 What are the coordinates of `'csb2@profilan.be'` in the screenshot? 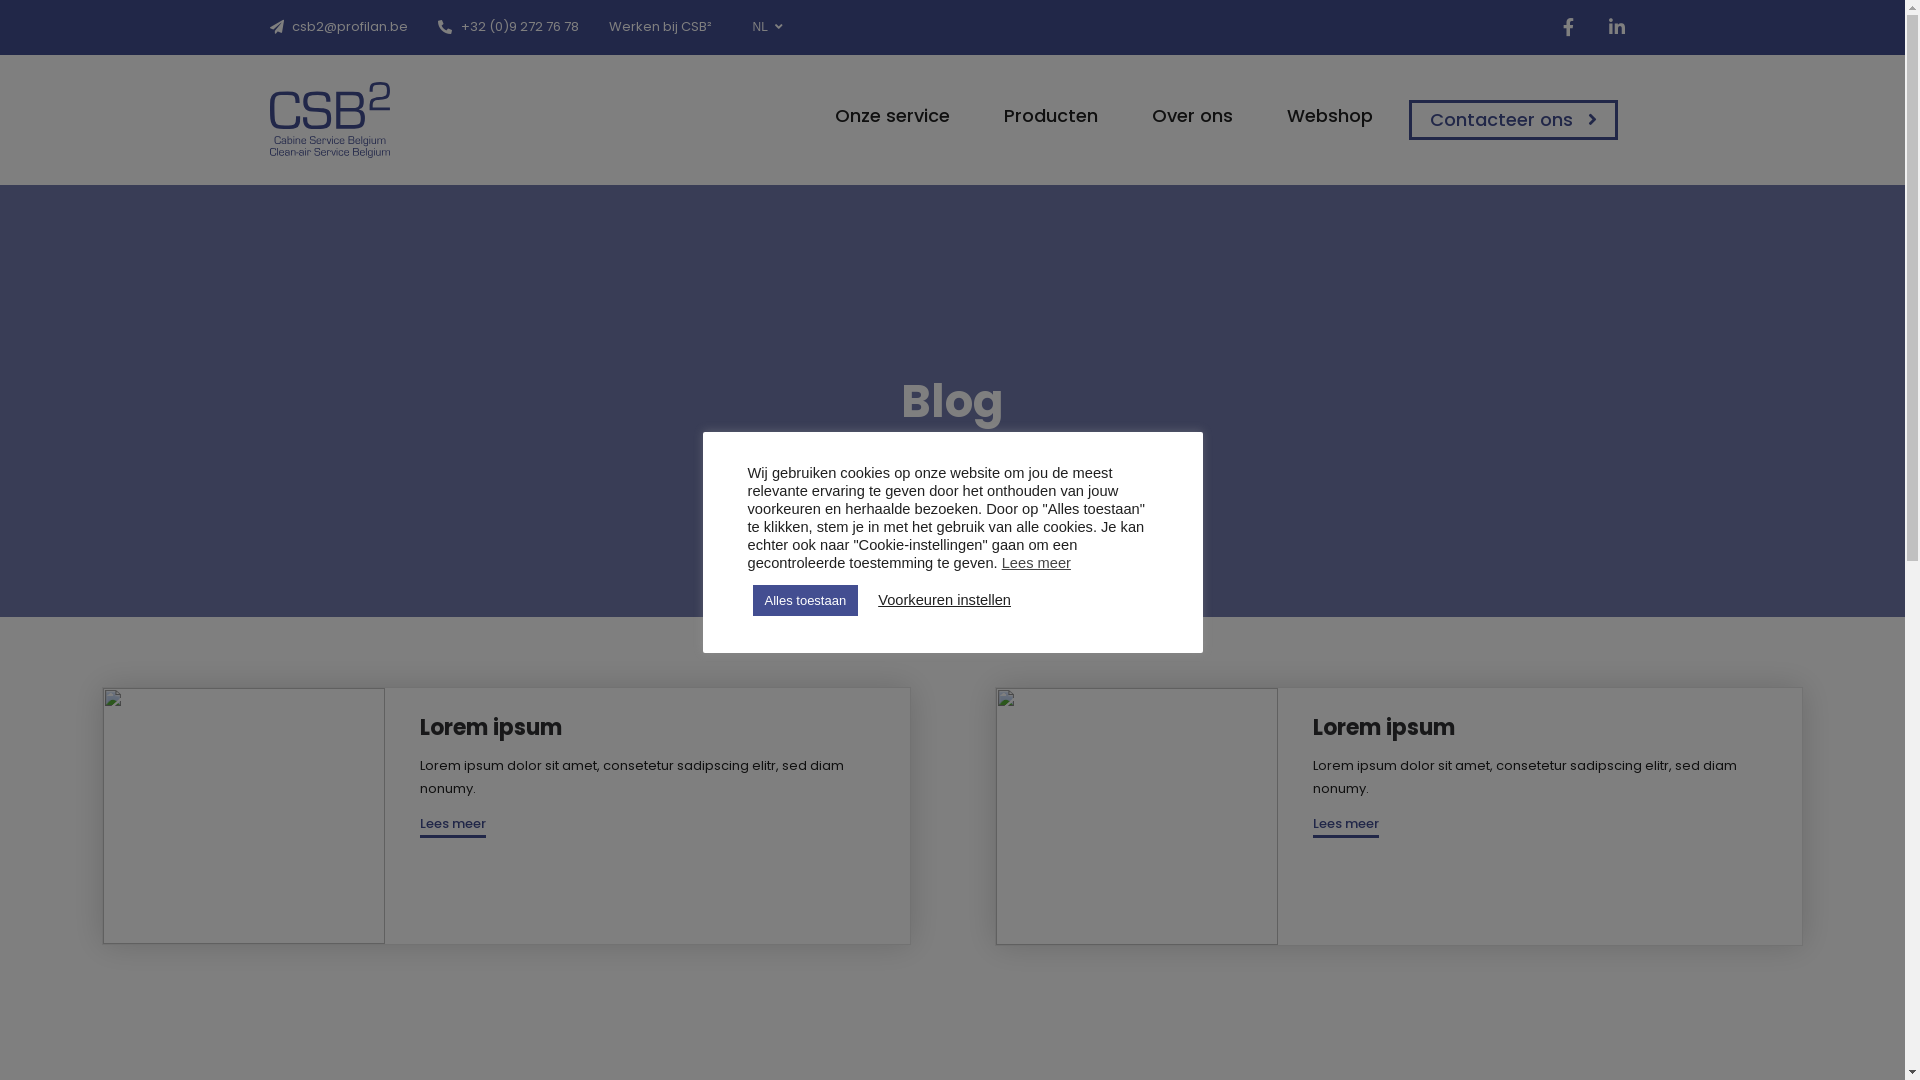 It's located at (268, 26).